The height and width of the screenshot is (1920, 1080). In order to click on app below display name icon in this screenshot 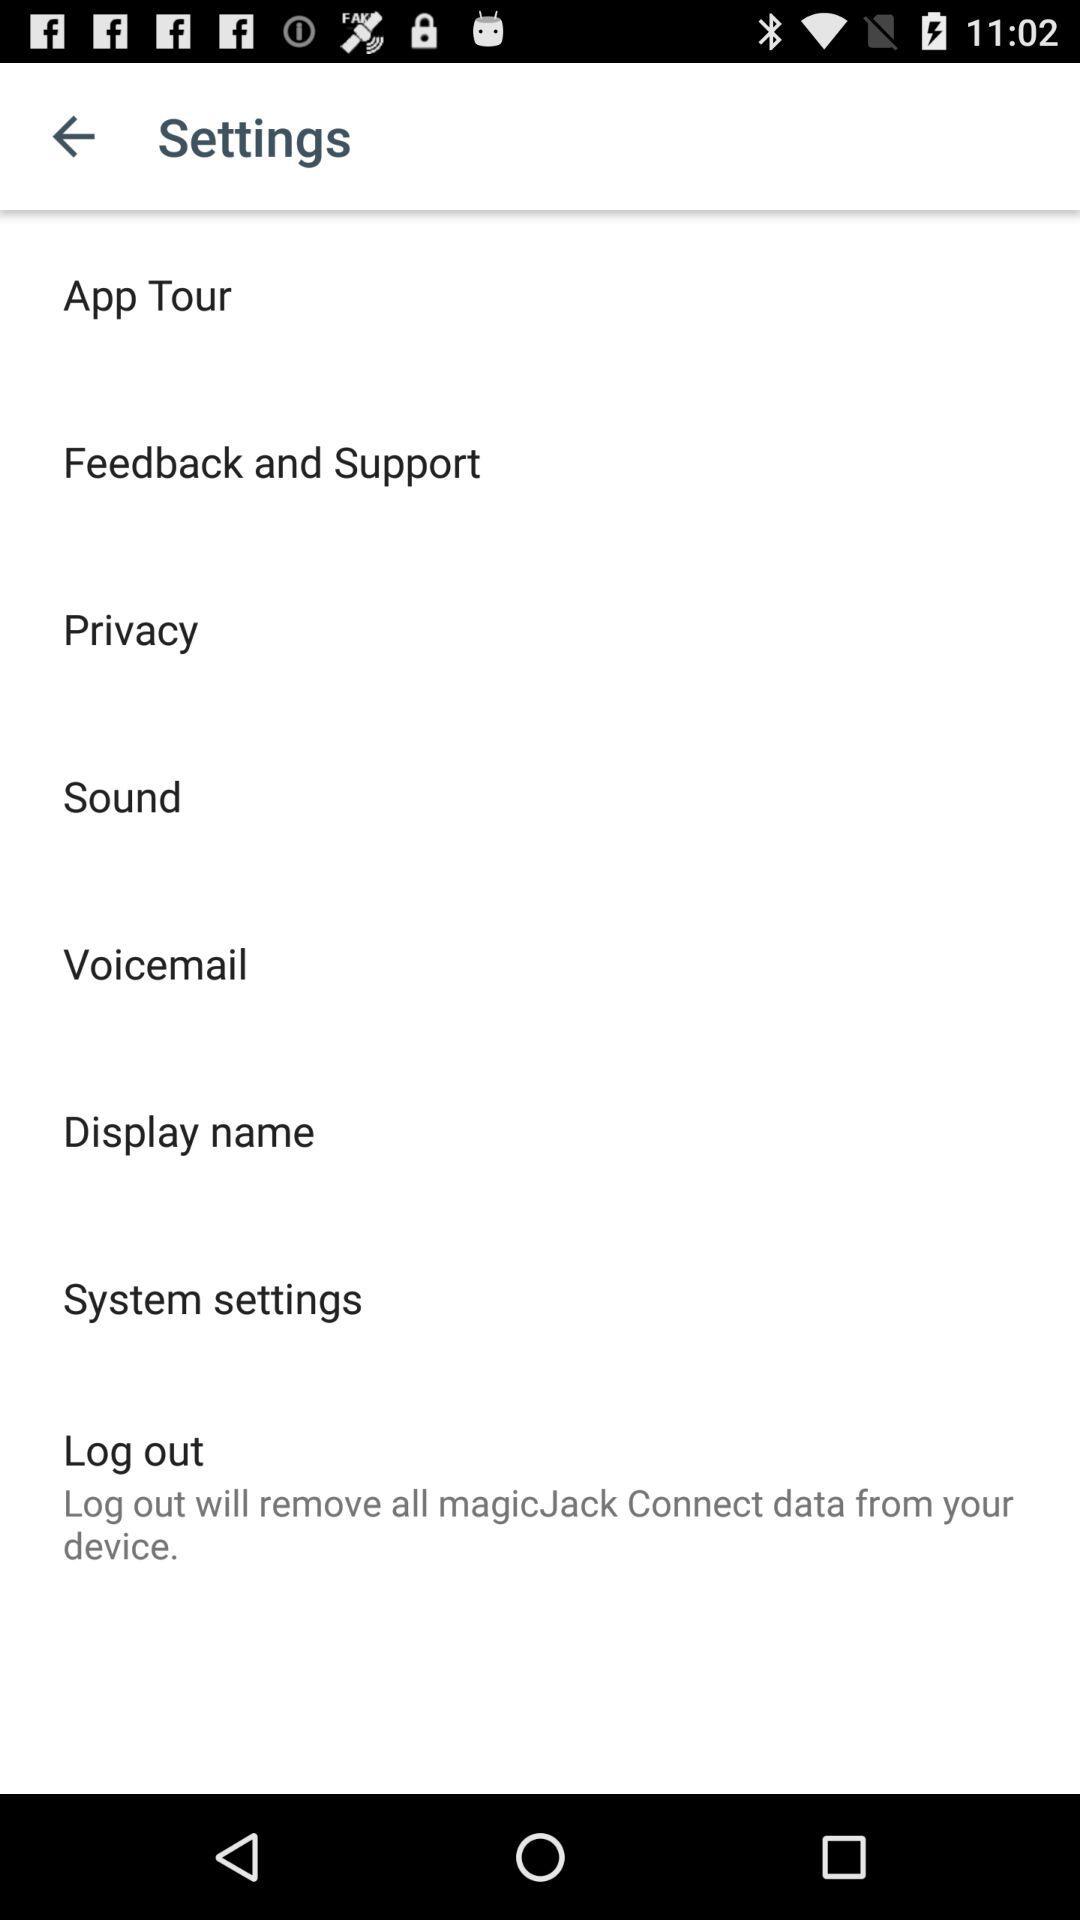, I will do `click(212, 1297)`.